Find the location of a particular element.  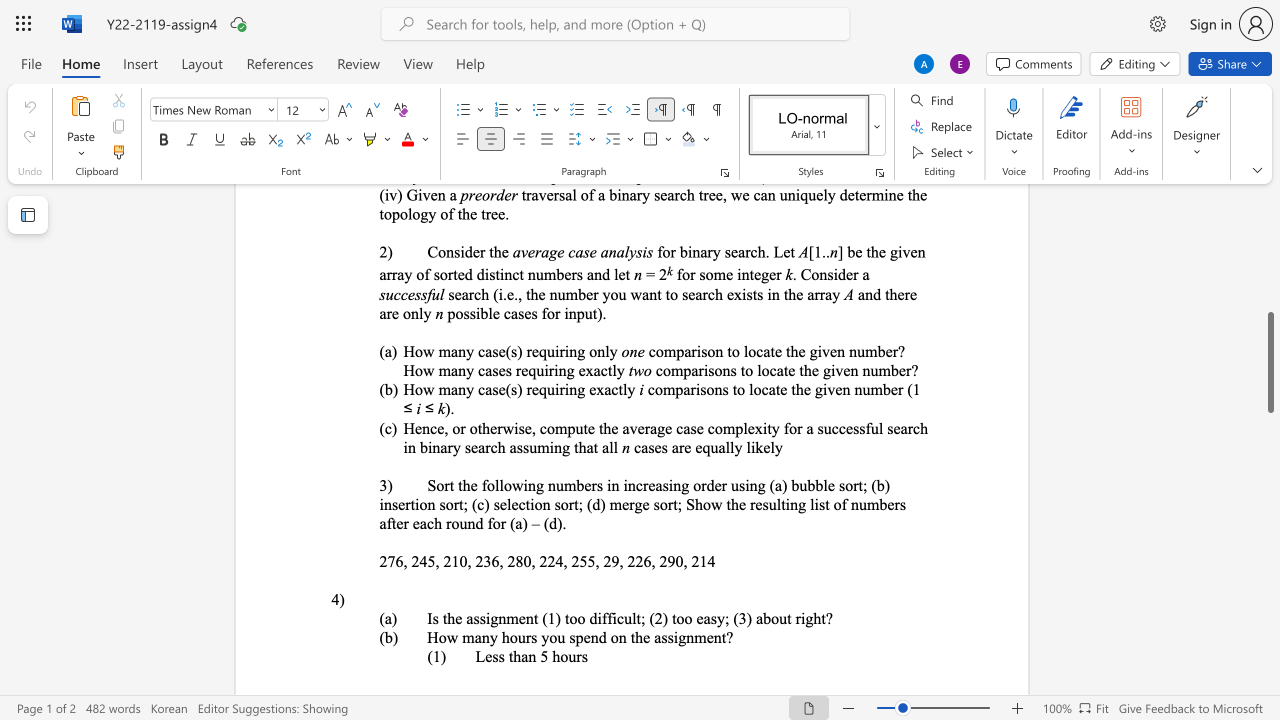

the scrollbar on the side is located at coordinates (1269, 270).